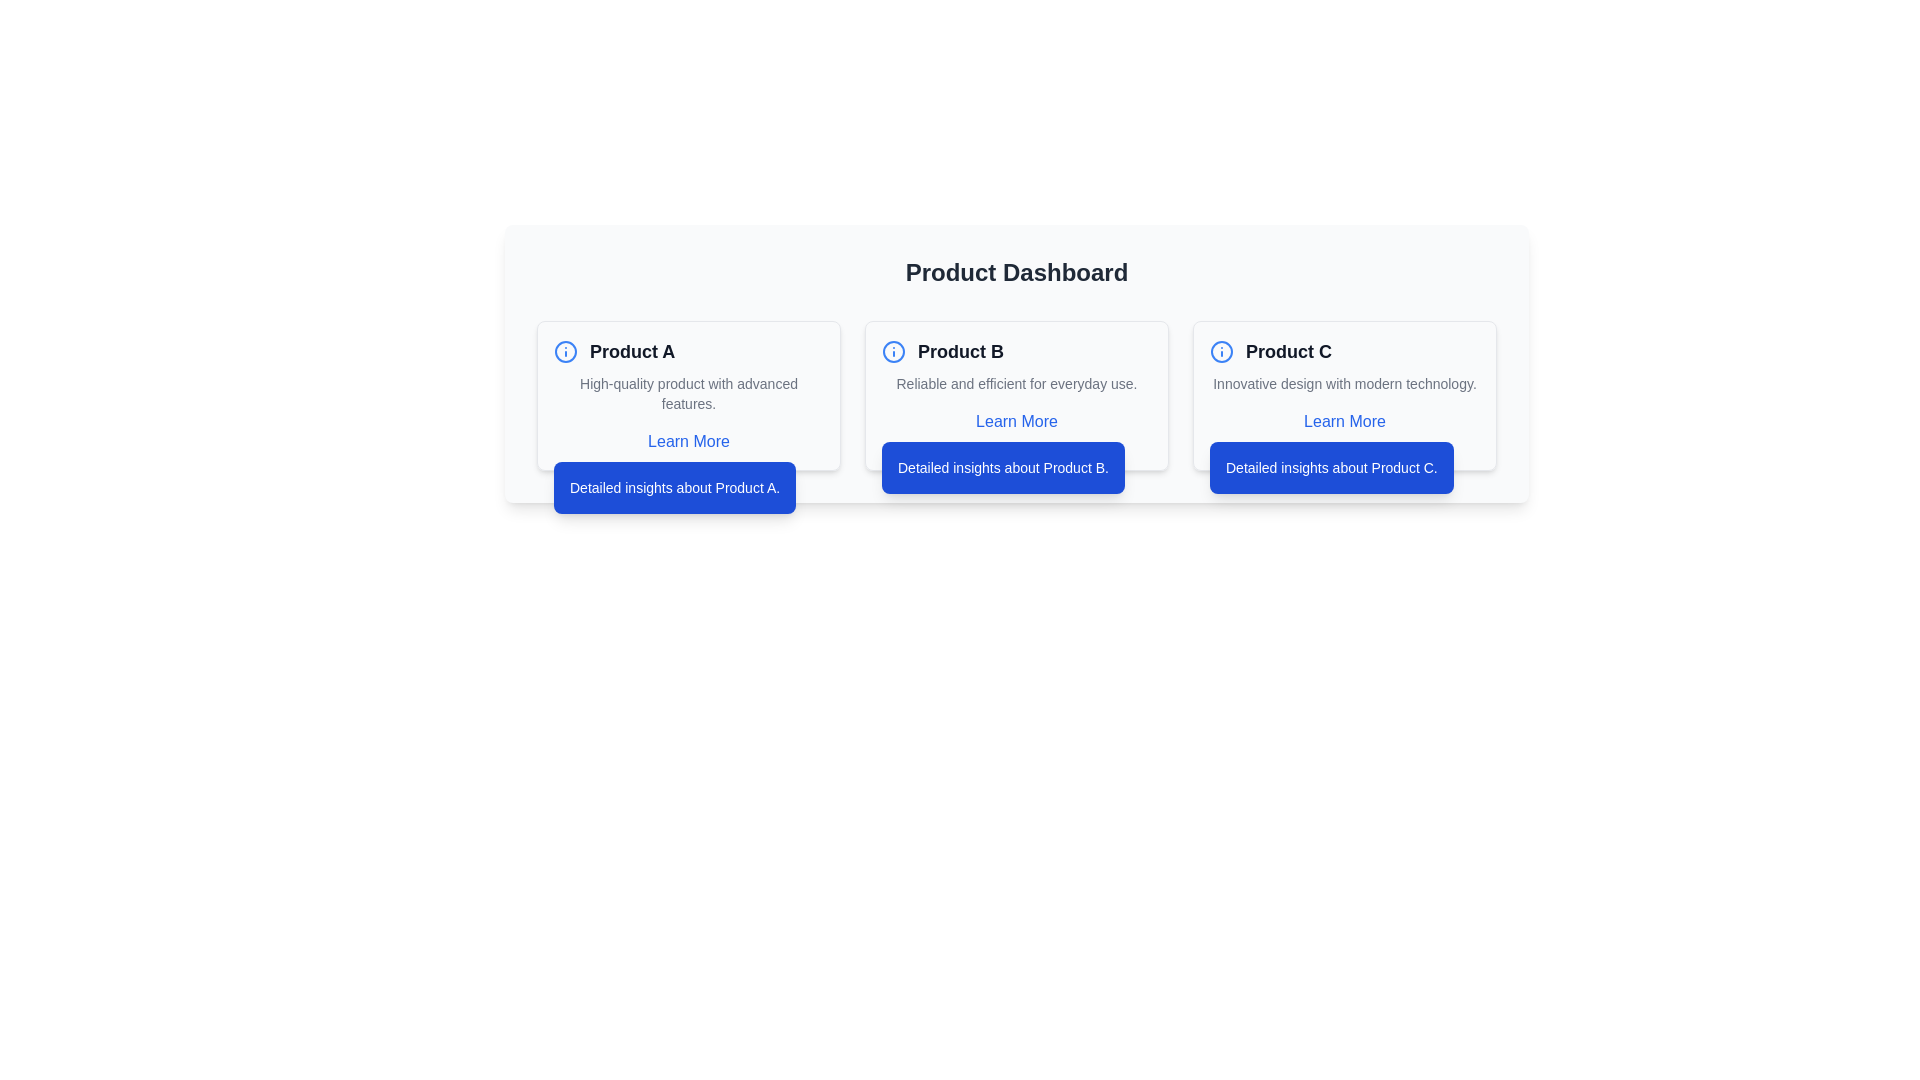 This screenshot has width=1920, height=1080. Describe the element at coordinates (1017, 384) in the screenshot. I see `the text label that reads 'Reliable and efficient for everyday use.' located below the 'Product B' title in the product card for 'Product B'` at that location.